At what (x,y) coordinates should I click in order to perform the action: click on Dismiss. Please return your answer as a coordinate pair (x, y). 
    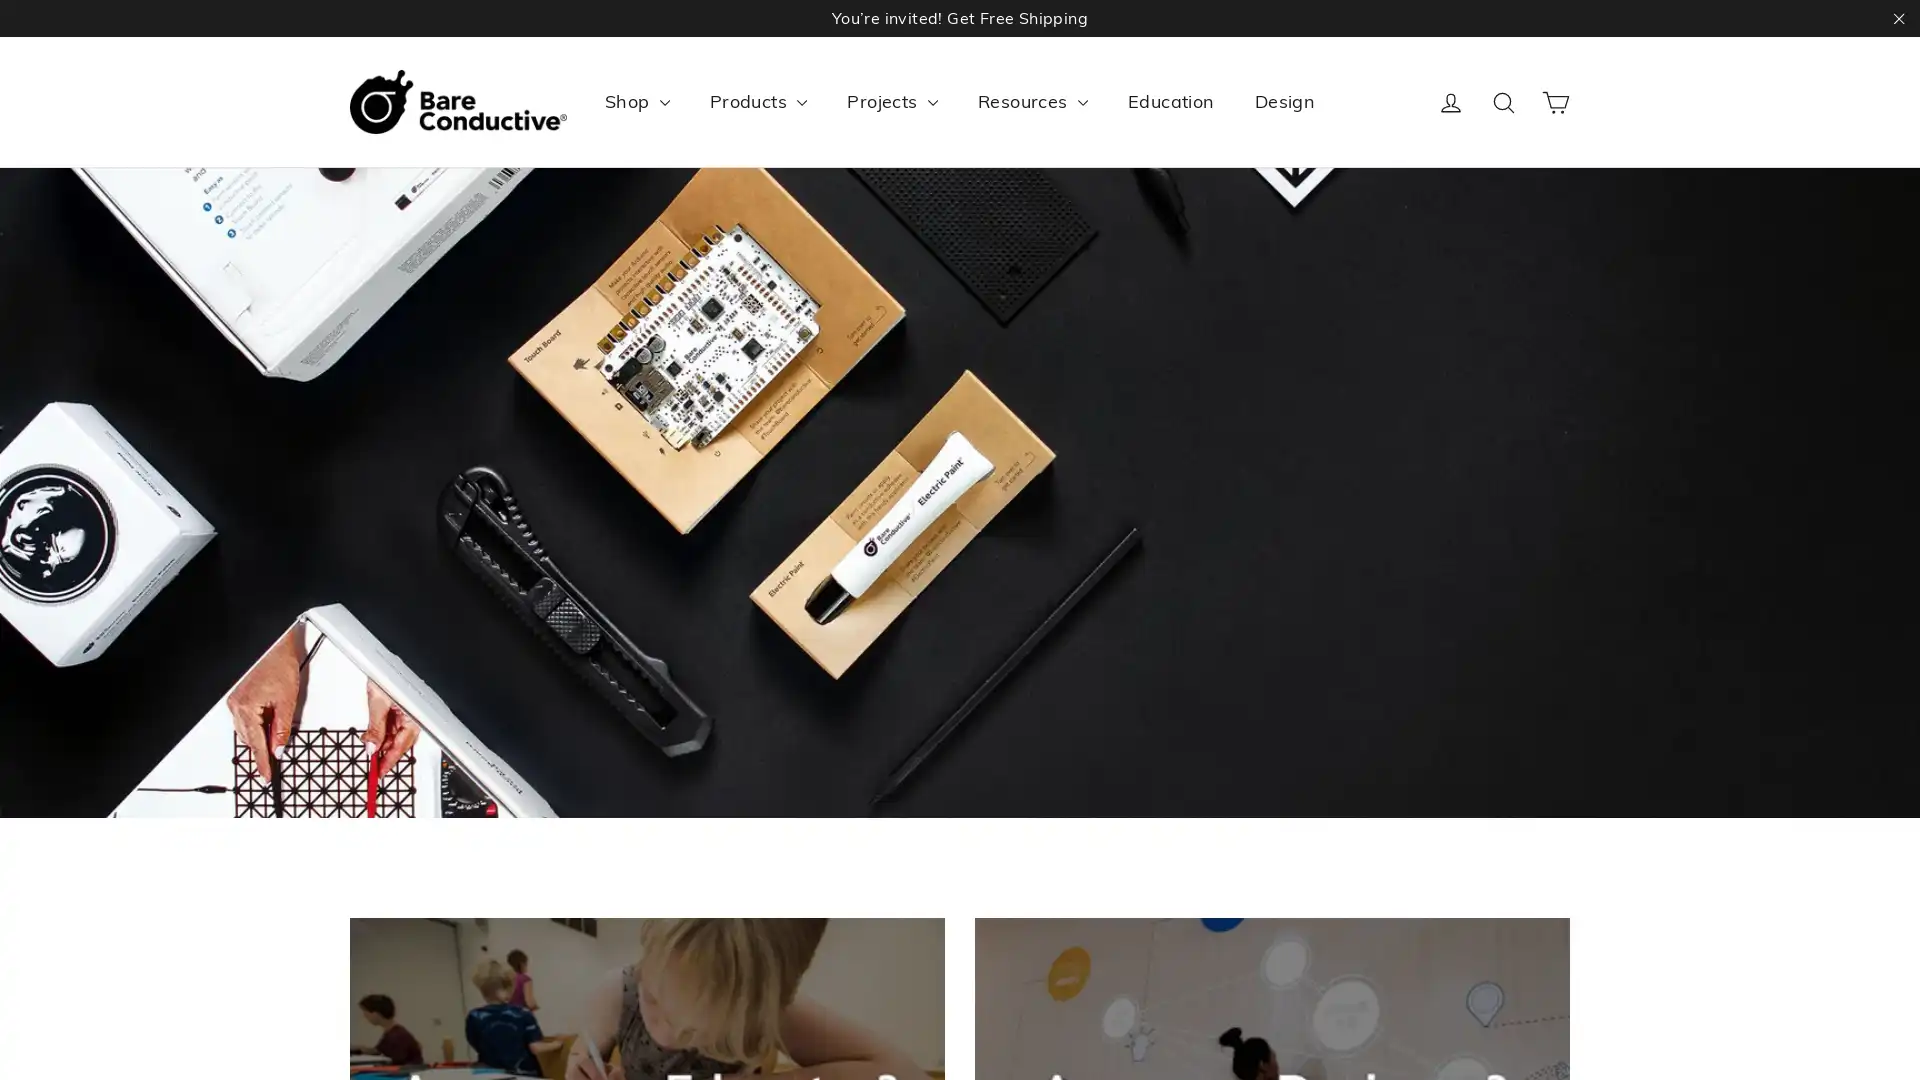
    Looking at the image, I should click on (1181, 363).